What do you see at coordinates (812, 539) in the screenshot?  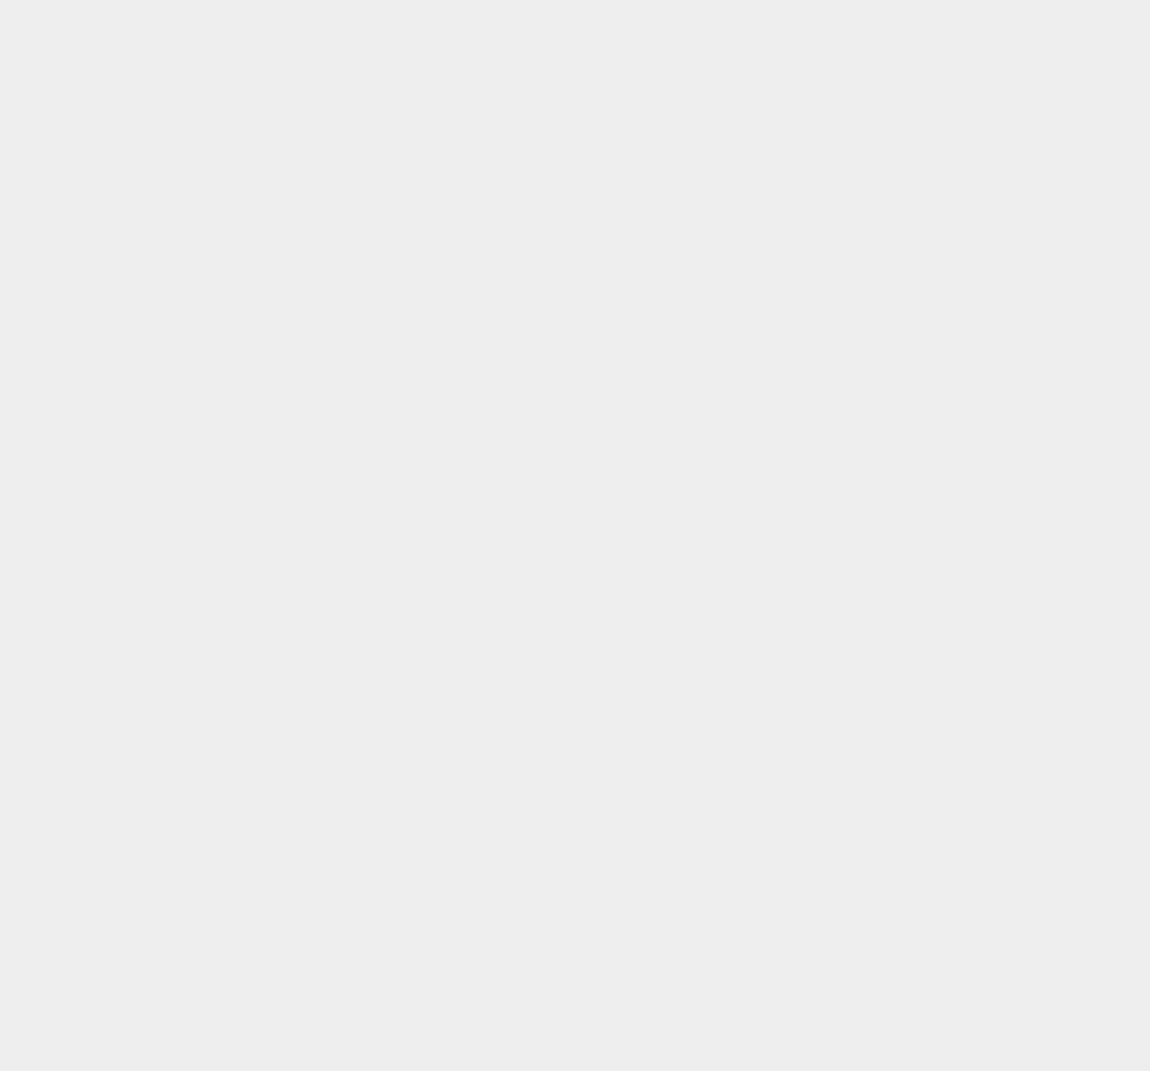 I see `'Apple'` at bounding box center [812, 539].